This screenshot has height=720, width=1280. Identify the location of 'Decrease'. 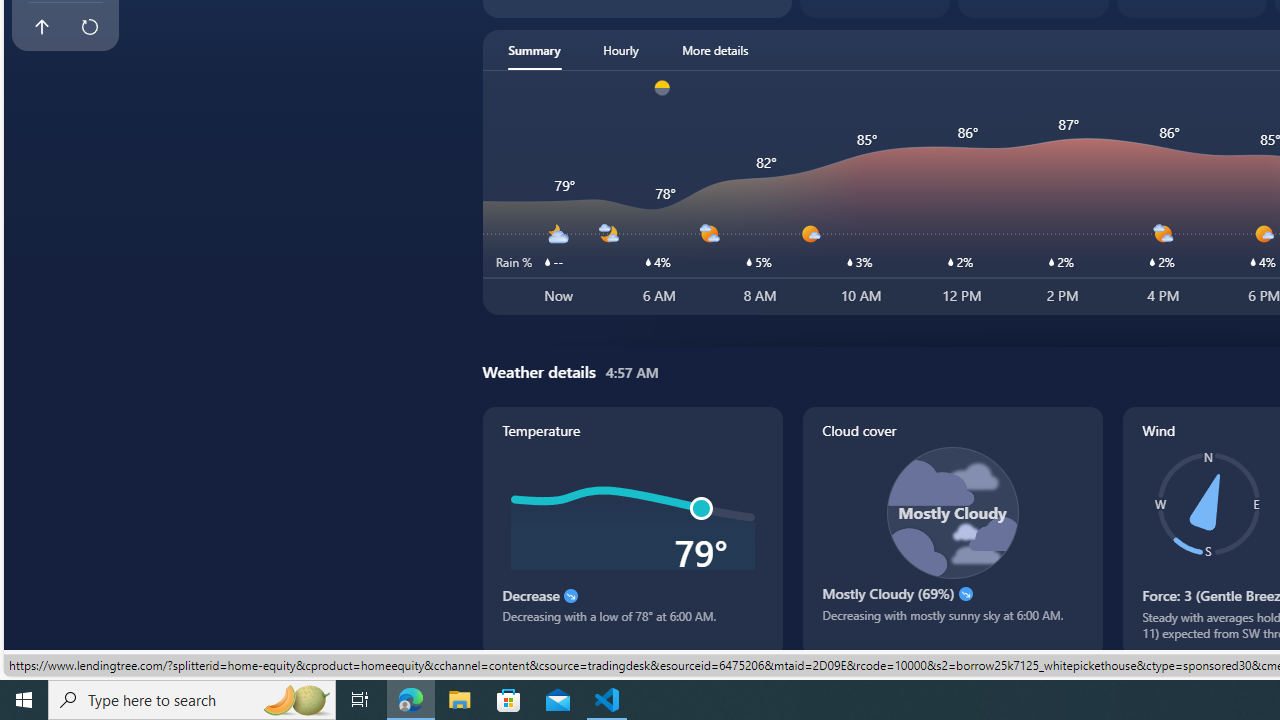
(569, 595).